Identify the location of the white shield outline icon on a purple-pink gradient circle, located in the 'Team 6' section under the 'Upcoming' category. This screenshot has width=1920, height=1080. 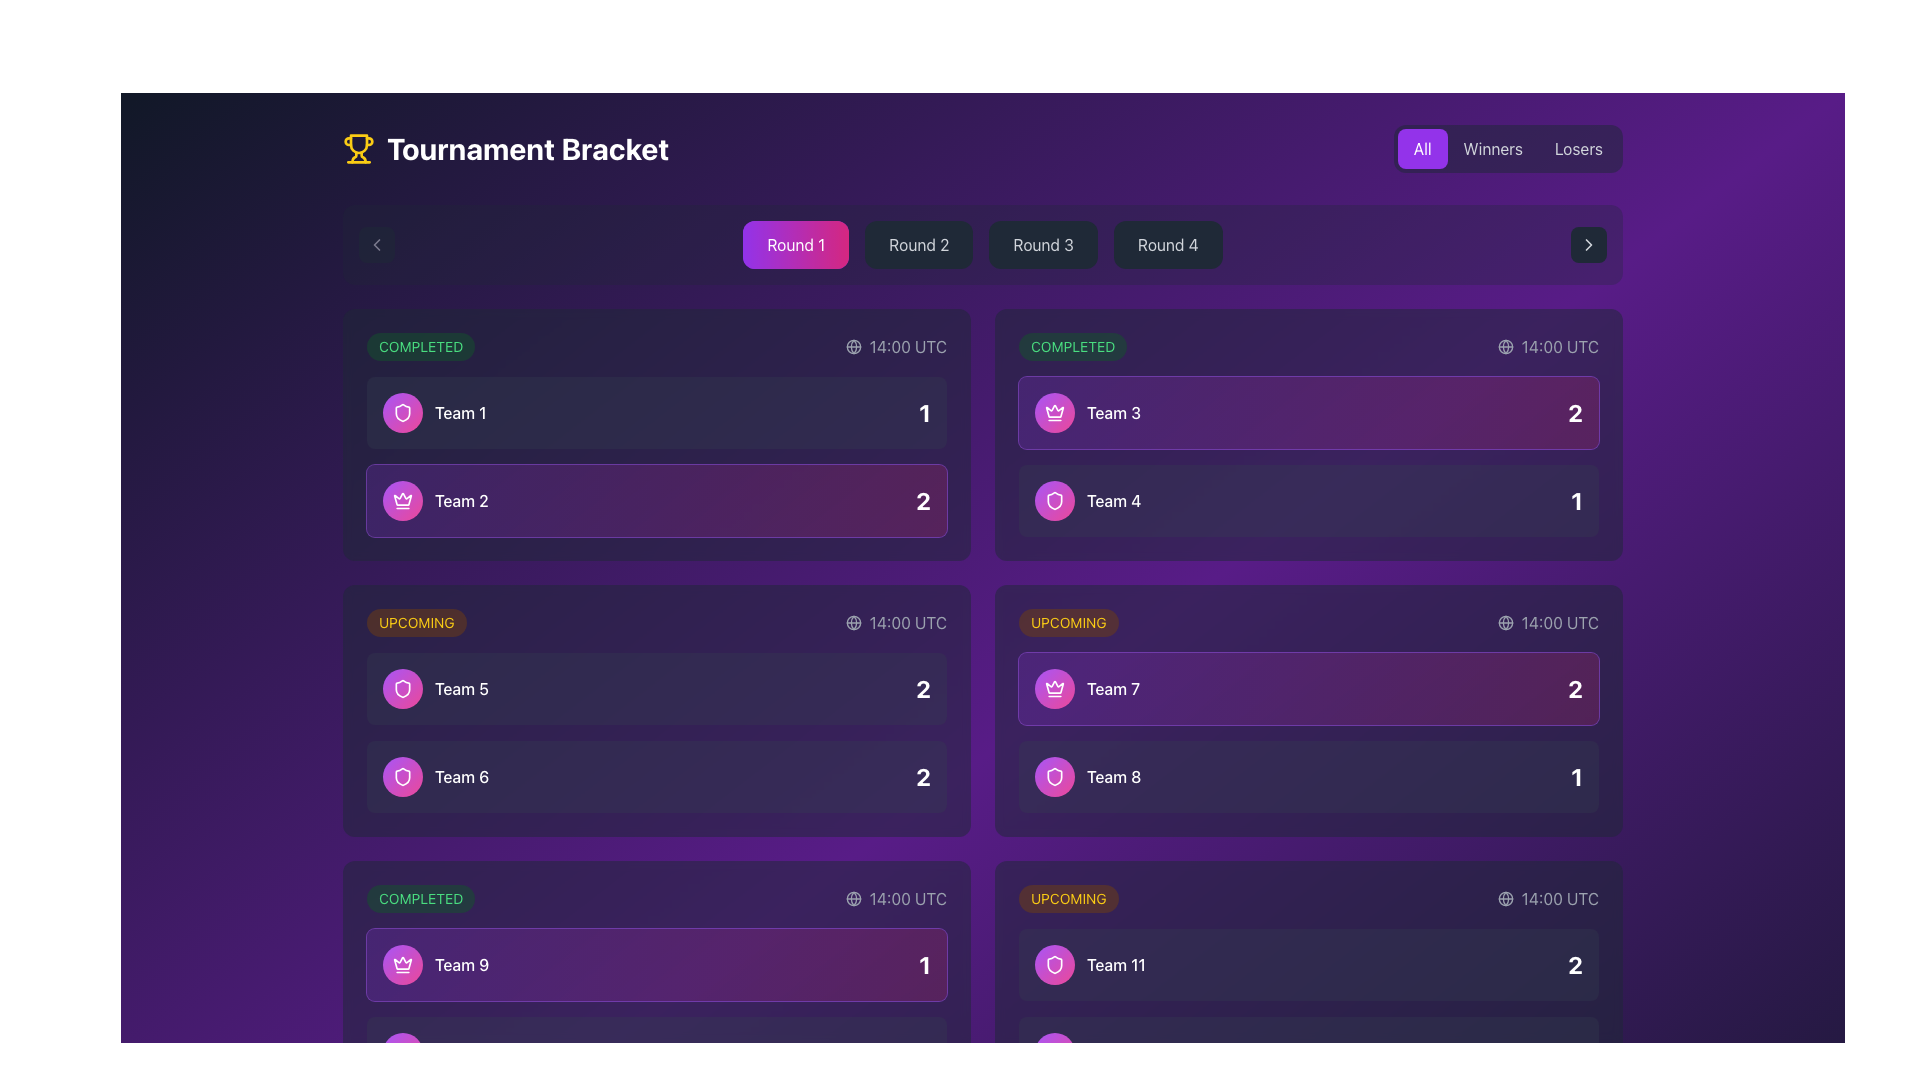
(402, 688).